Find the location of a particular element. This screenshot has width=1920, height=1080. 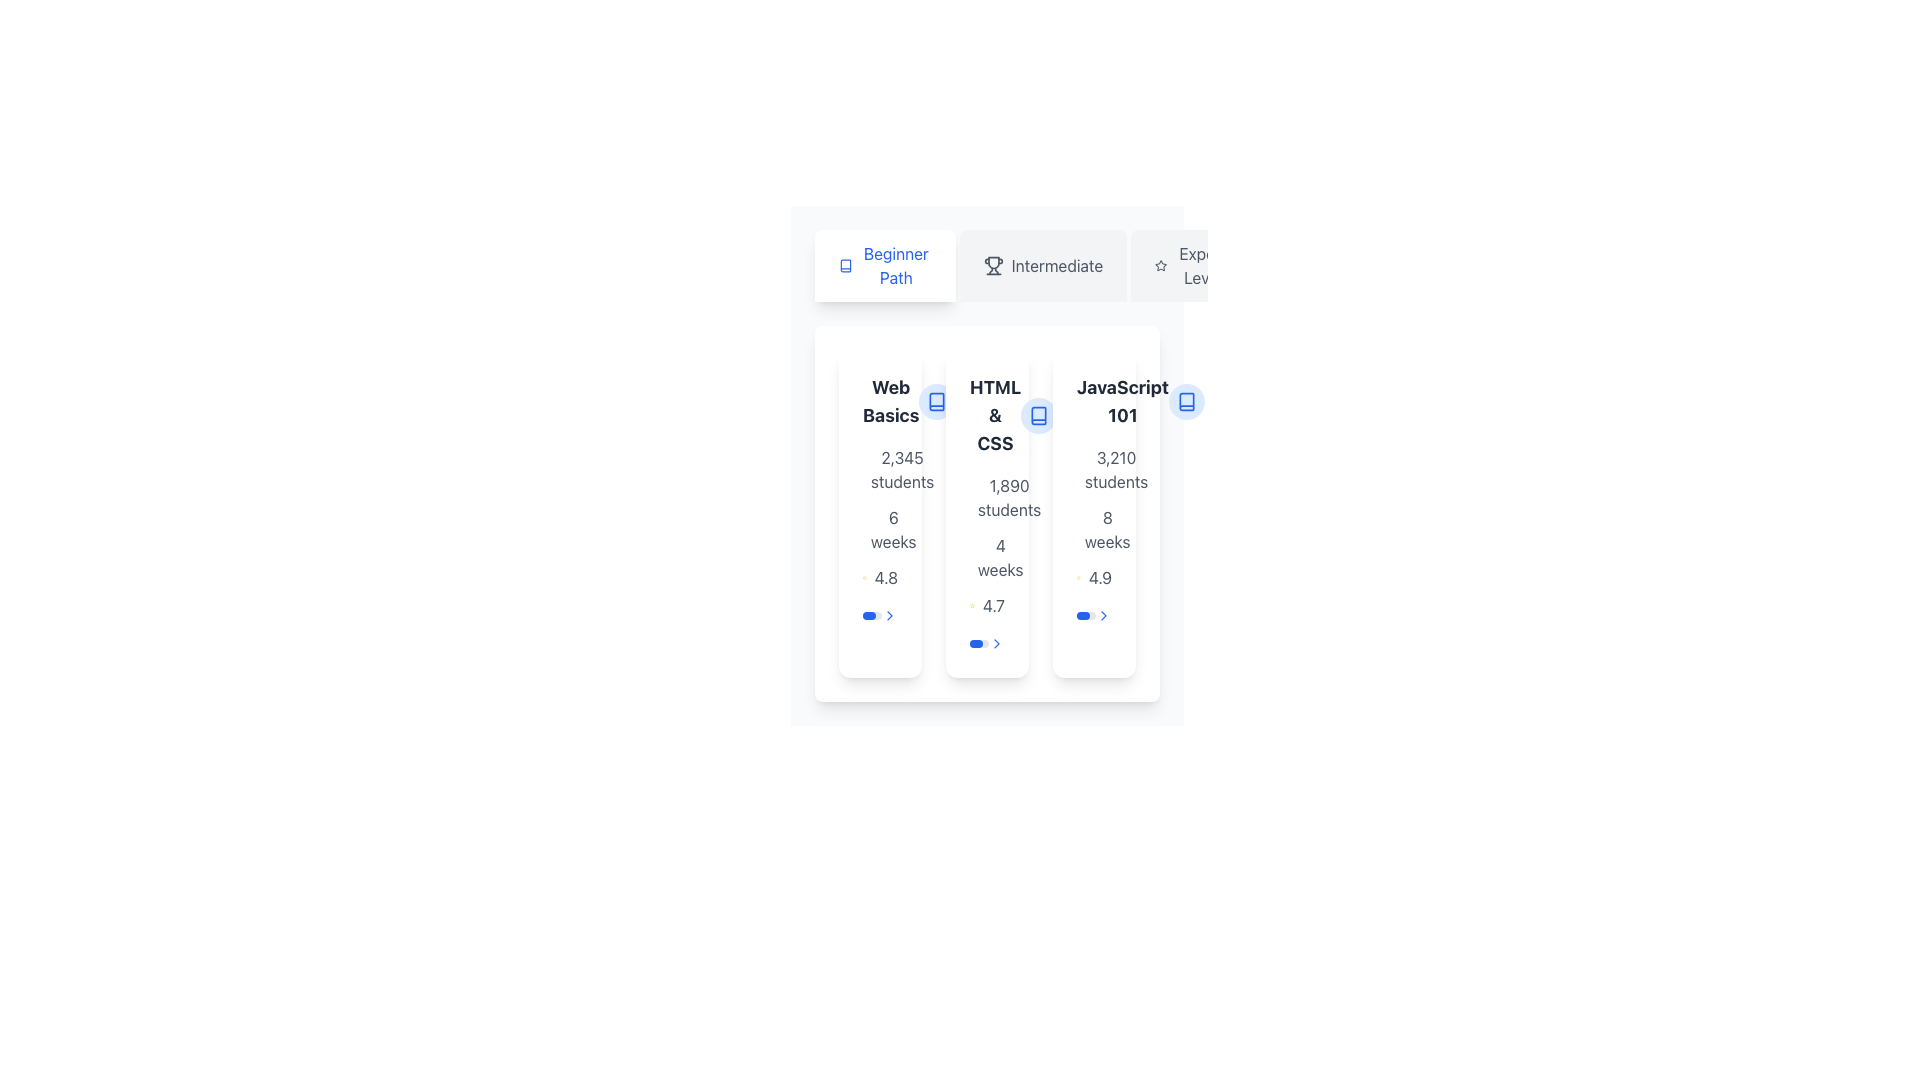

the rectangular button labeled 'Intermediate' with a trophy icon on its left is located at coordinates (1042, 265).